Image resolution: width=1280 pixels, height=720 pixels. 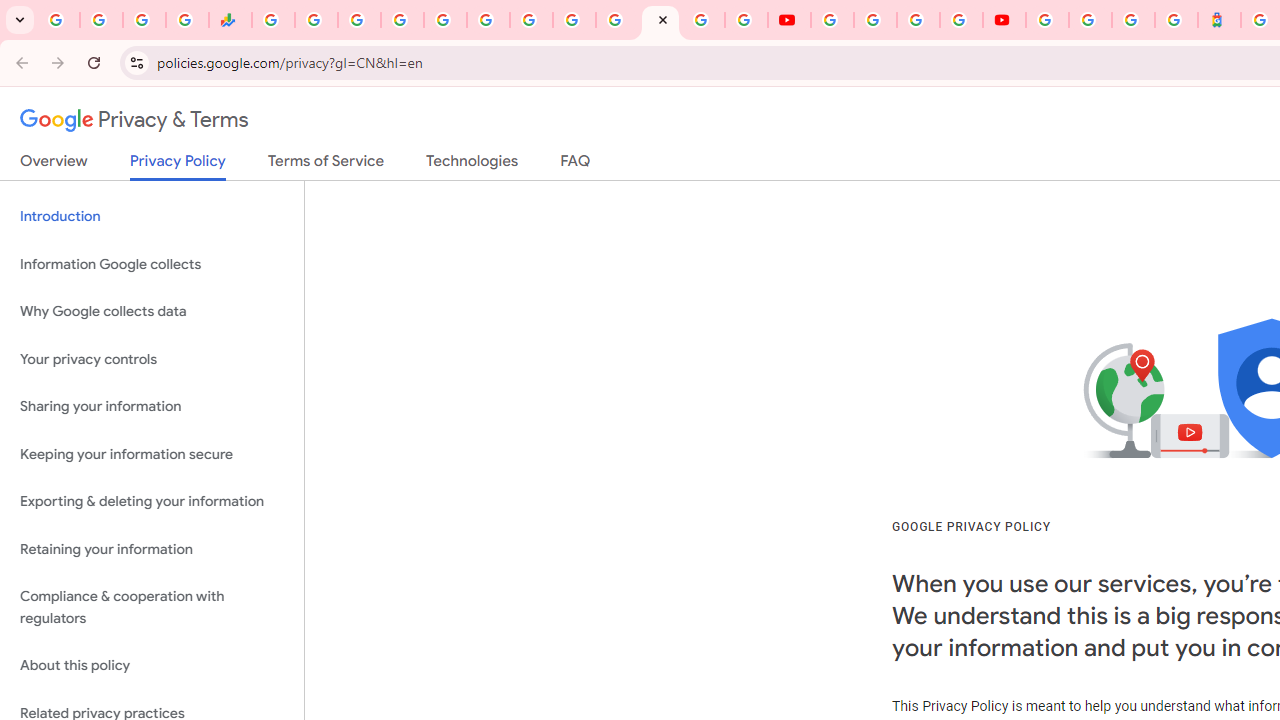 What do you see at coordinates (1046, 20) in the screenshot?
I see `'Sign in - Google Accounts'` at bounding box center [1046, 20].